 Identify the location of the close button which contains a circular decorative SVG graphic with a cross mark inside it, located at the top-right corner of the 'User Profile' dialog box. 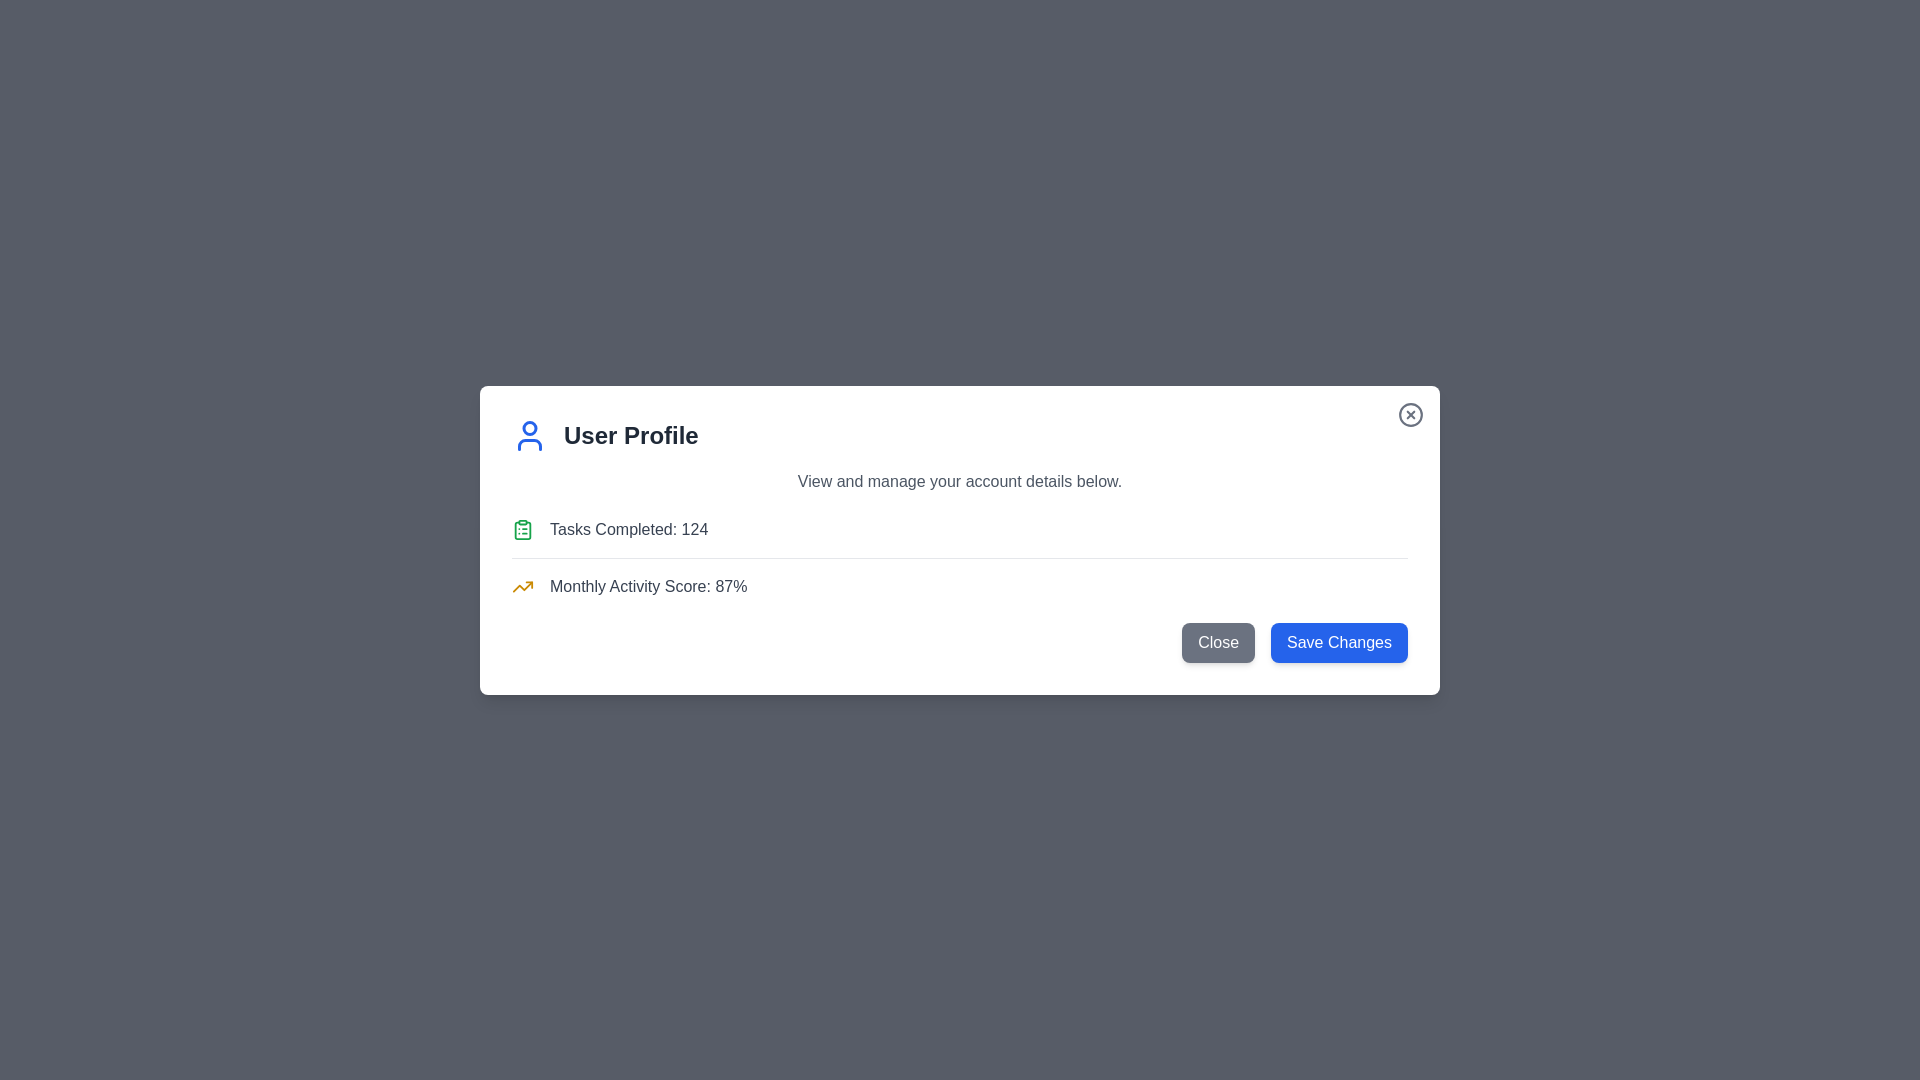
(1410, 413).